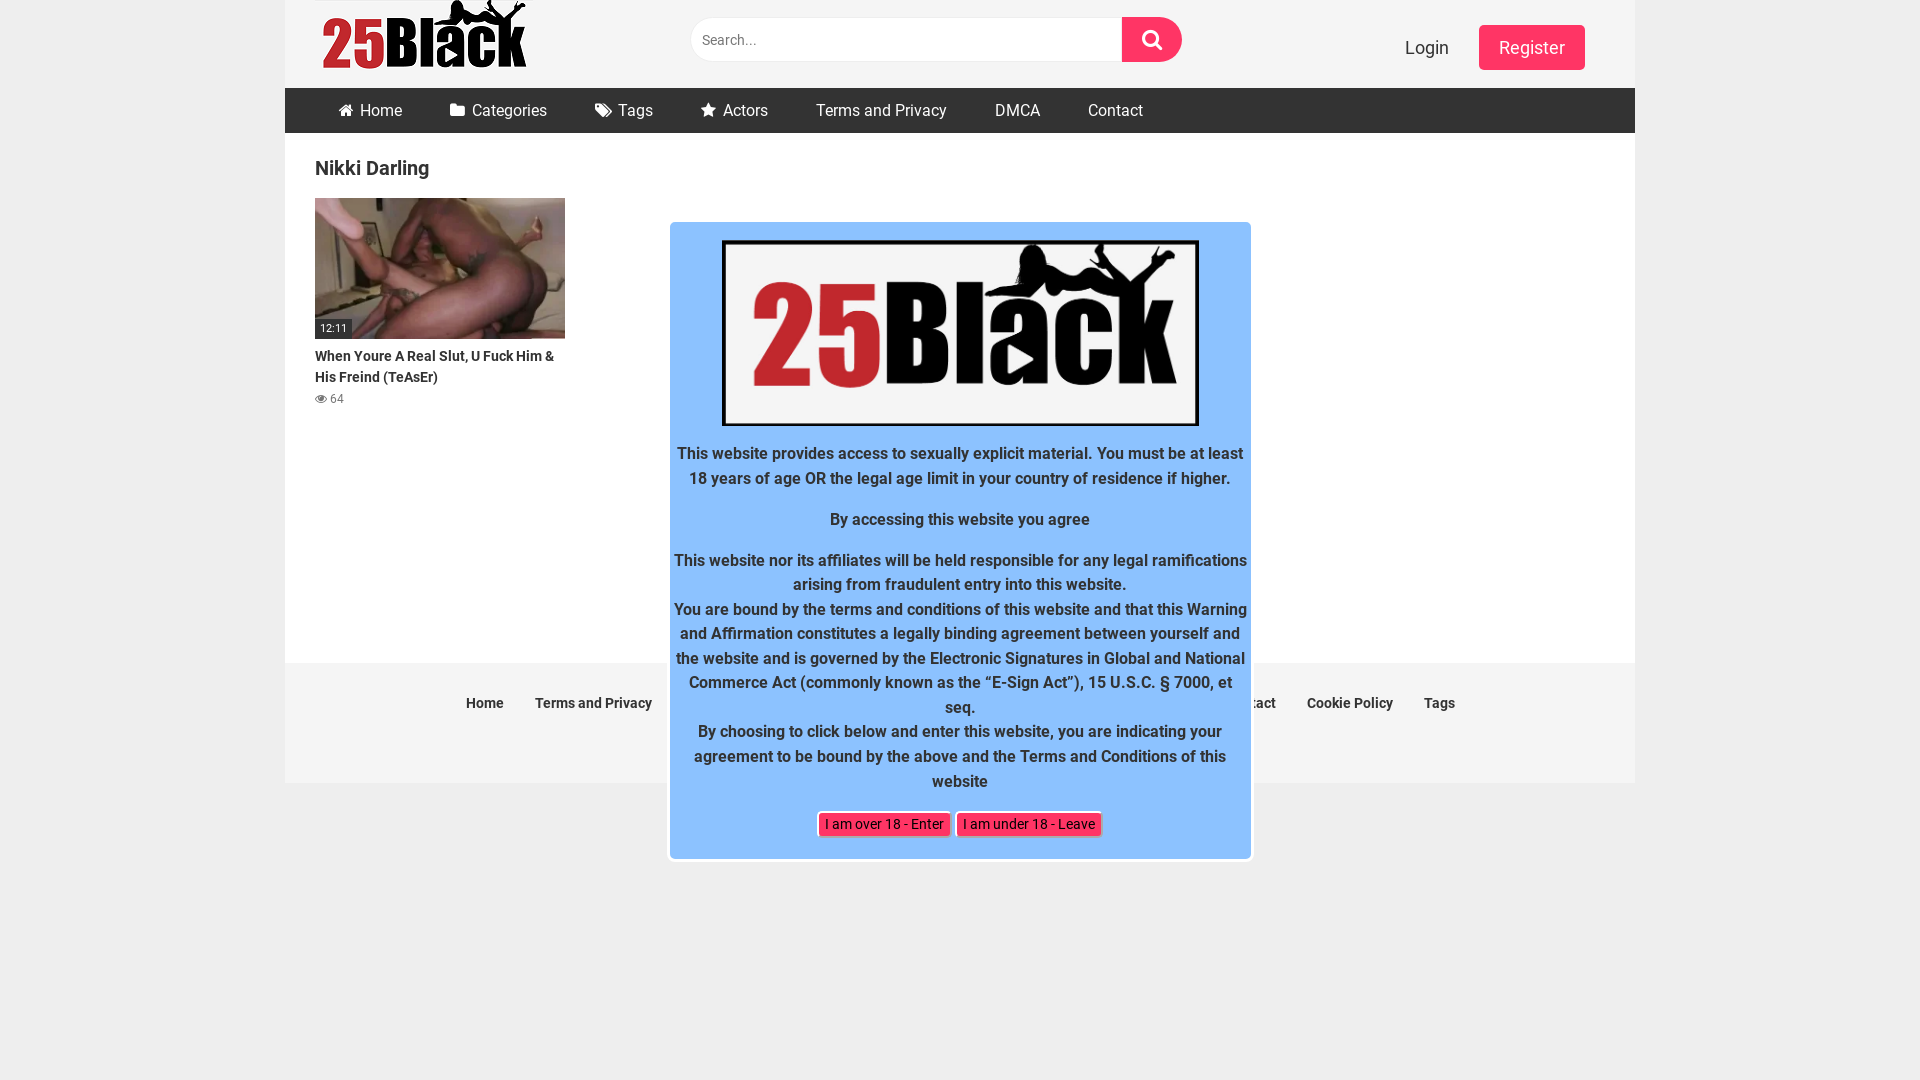 This screenshot has height=1080, width=1920. I want to click on '25 Black', so click(422, 43).